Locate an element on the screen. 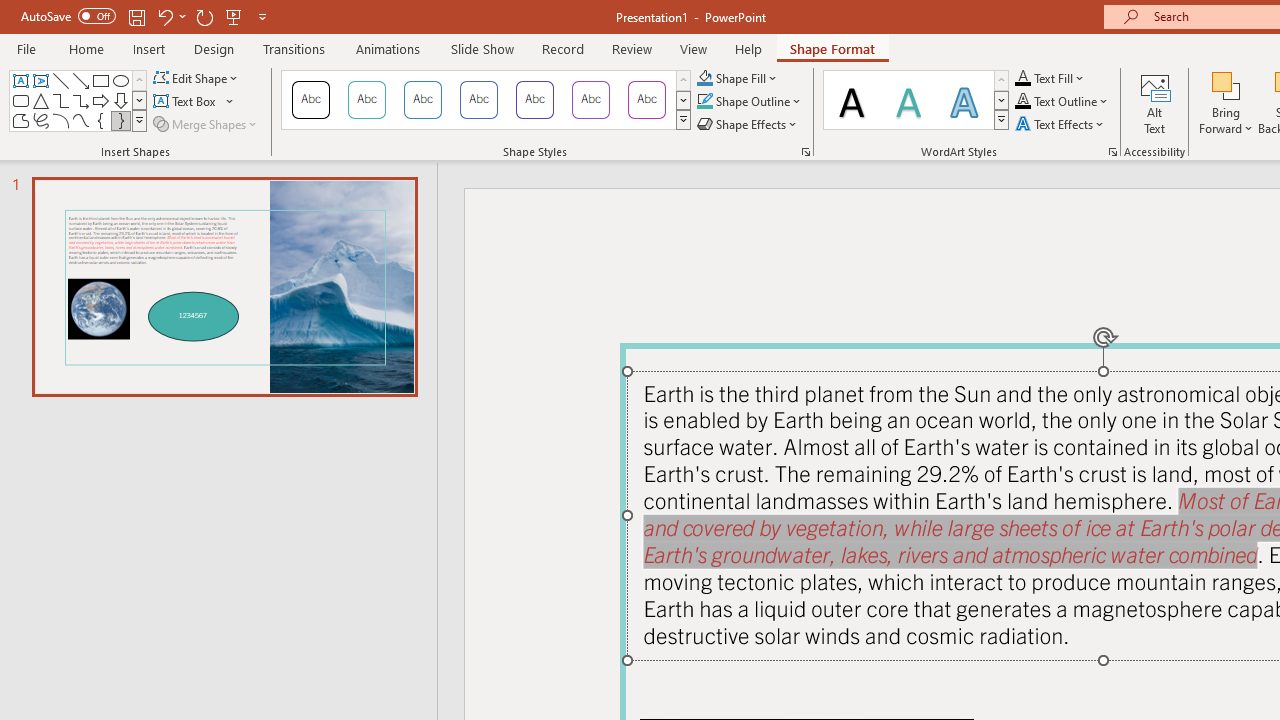 Image resolution: width=1280 pixels, height=720 pixels. 'Colored Outline - Purple, Accent 5' is located at coordinates (590, 100).